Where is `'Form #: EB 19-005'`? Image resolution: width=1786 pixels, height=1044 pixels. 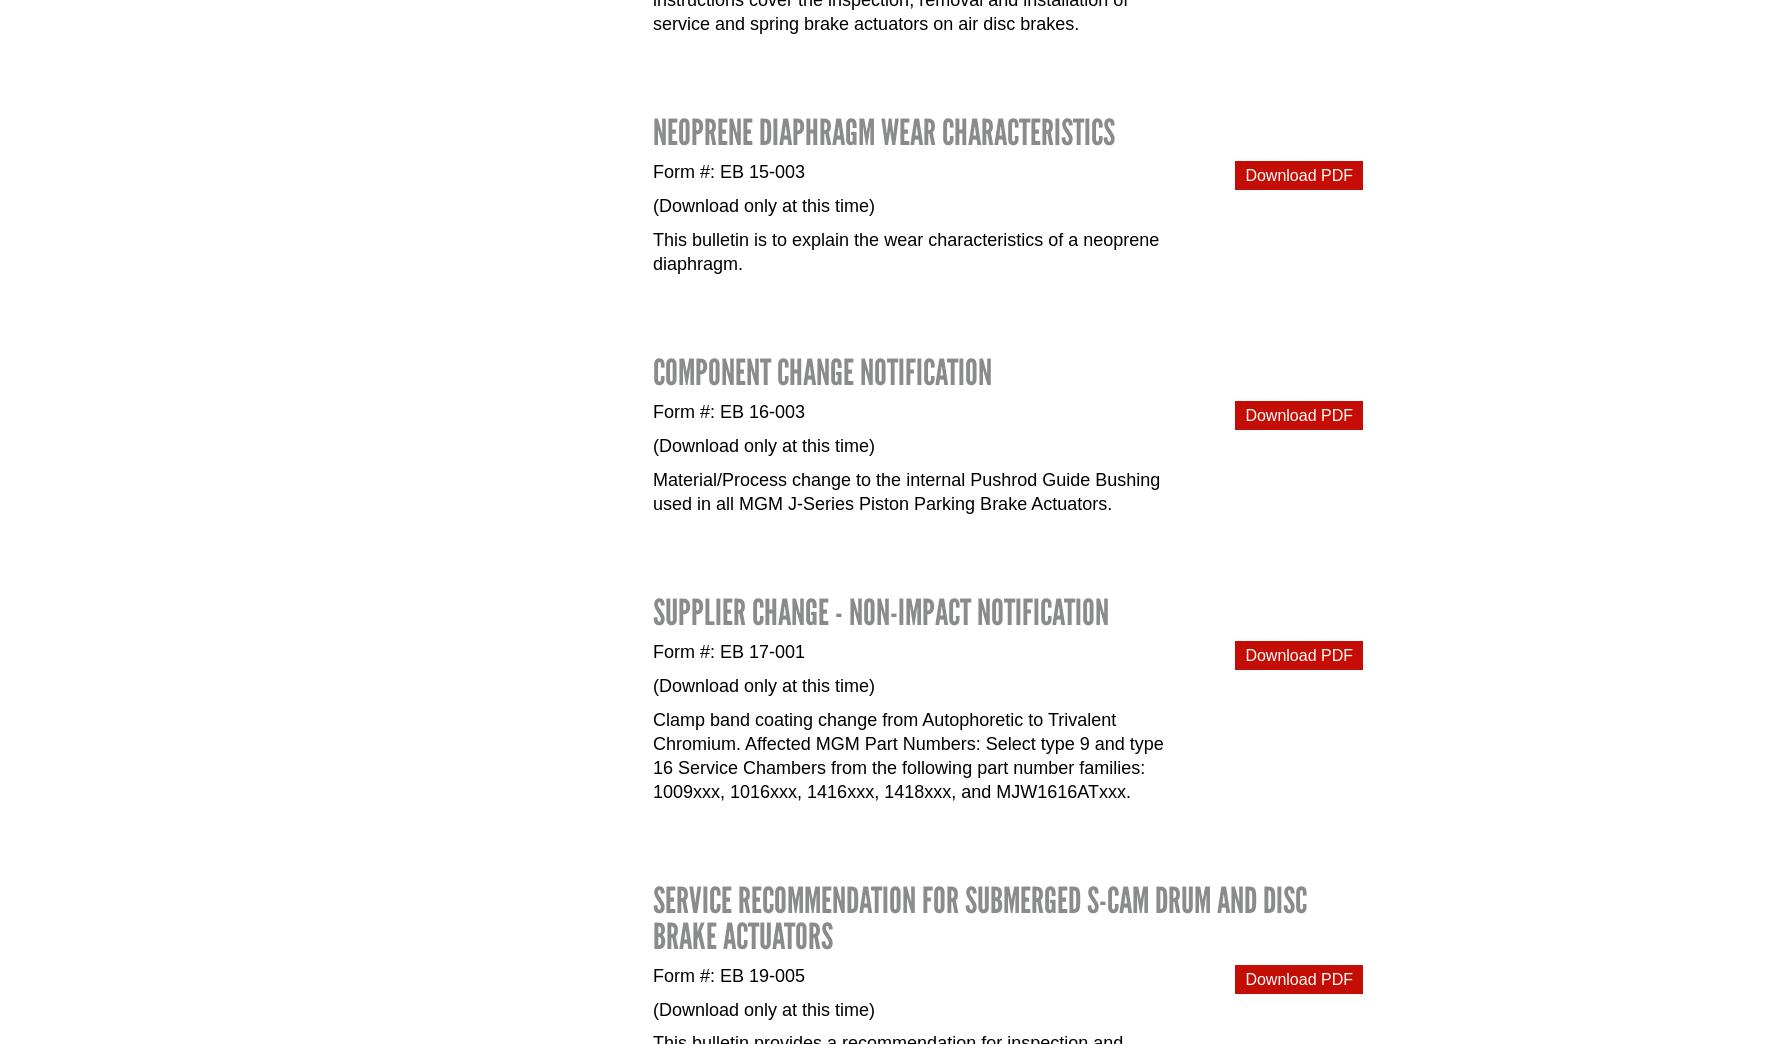 'Form #: EB 19-005' is located at coordinates (729, 973).